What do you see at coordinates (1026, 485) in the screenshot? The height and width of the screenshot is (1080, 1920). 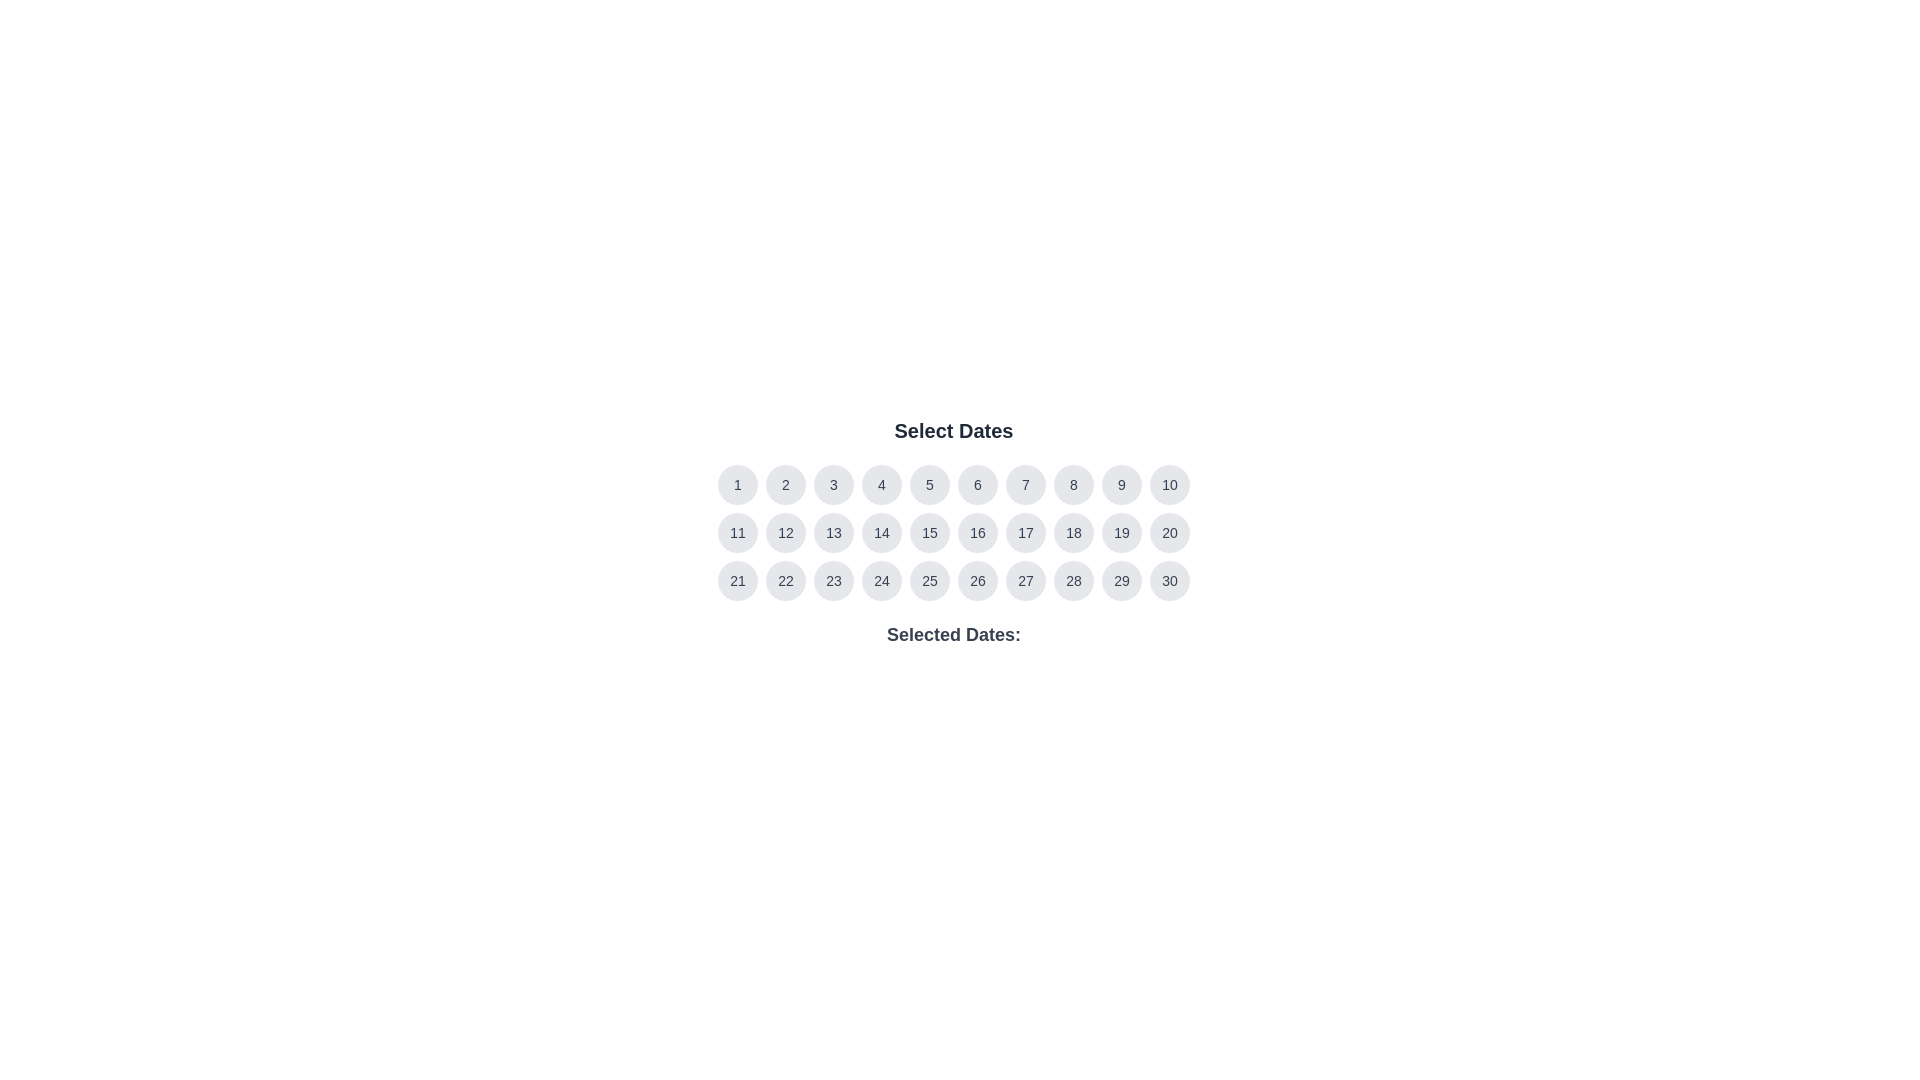 I see `the circular button labeled '7' which is light gray with dark gray text, positioned in the grid layout between buttons '6' and '8'` at bounding box center [1026, 485].